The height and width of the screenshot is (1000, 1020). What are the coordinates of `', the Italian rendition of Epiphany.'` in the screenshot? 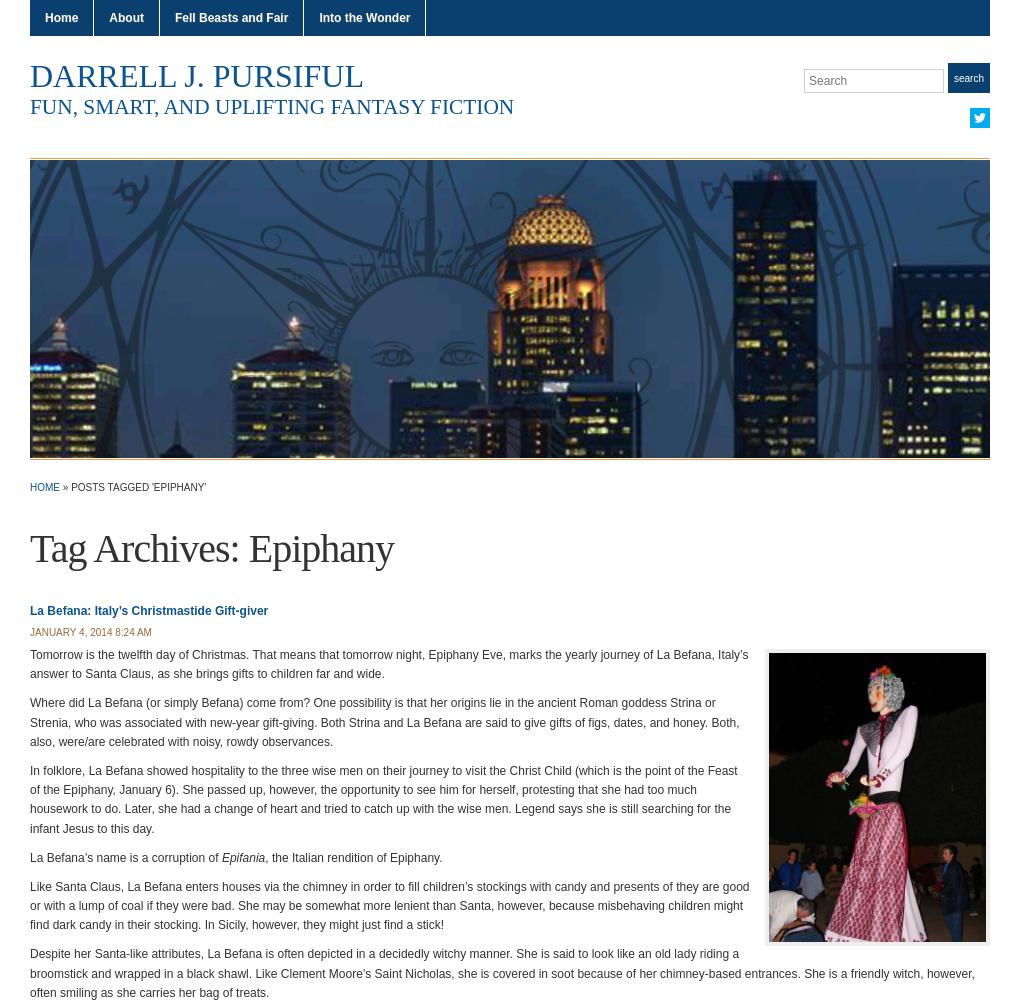 It's located at (263, 856).